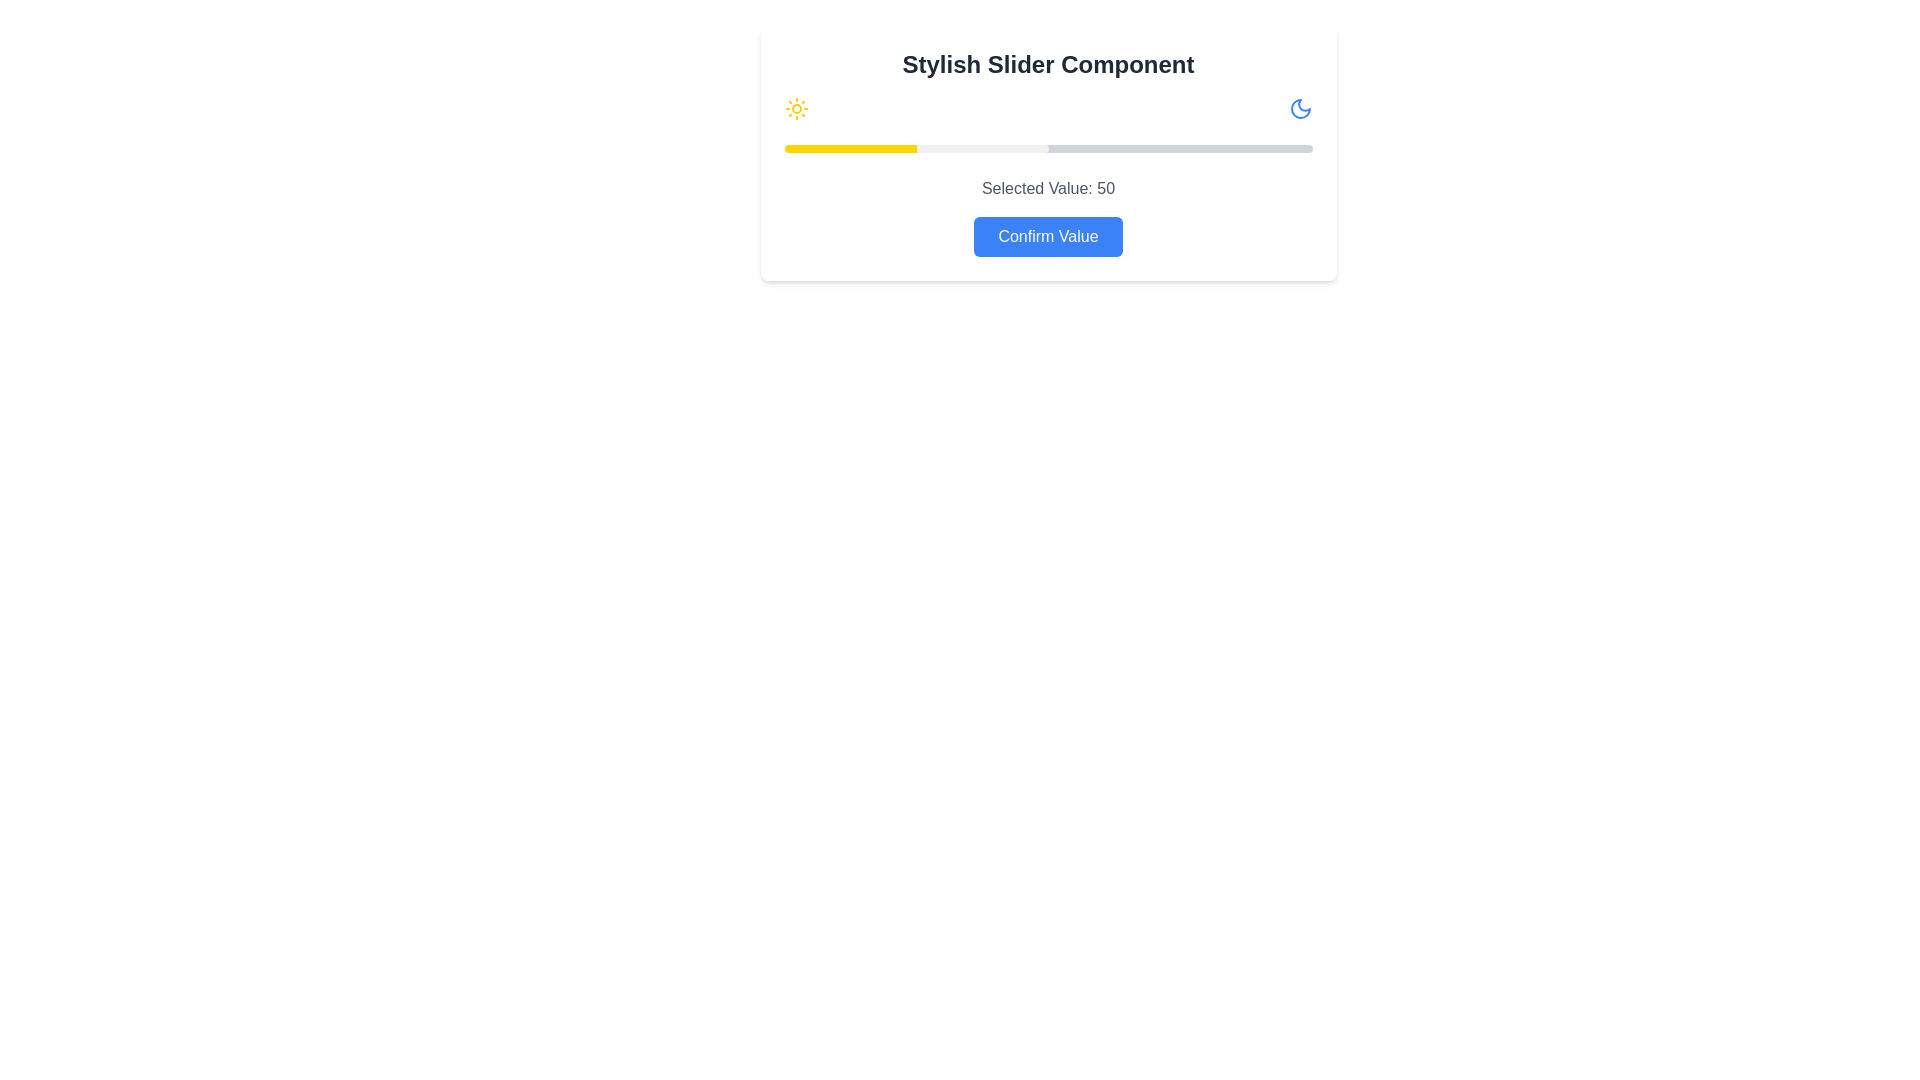  I want to click on the slider to set its value to 1, so click(788, 148).